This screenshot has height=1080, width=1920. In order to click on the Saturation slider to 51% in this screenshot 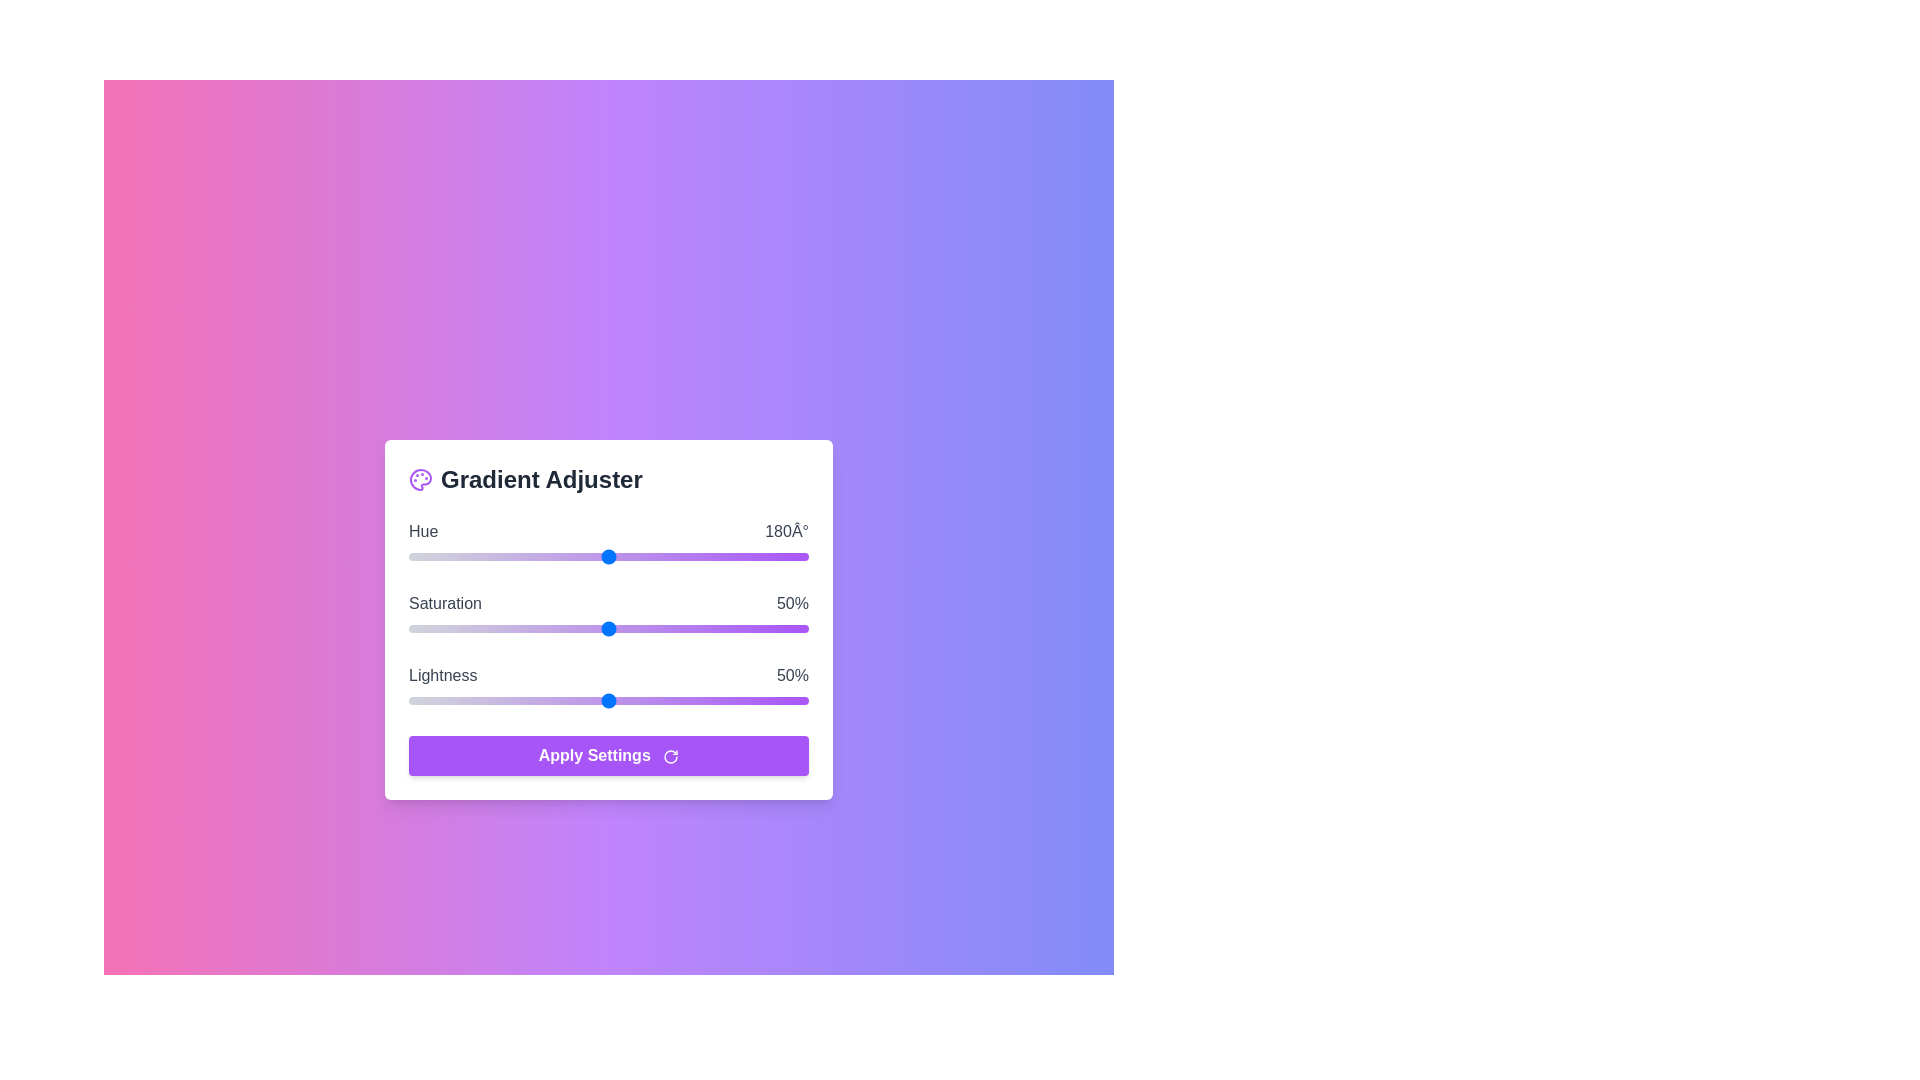, I will do `click(612, 627)`.